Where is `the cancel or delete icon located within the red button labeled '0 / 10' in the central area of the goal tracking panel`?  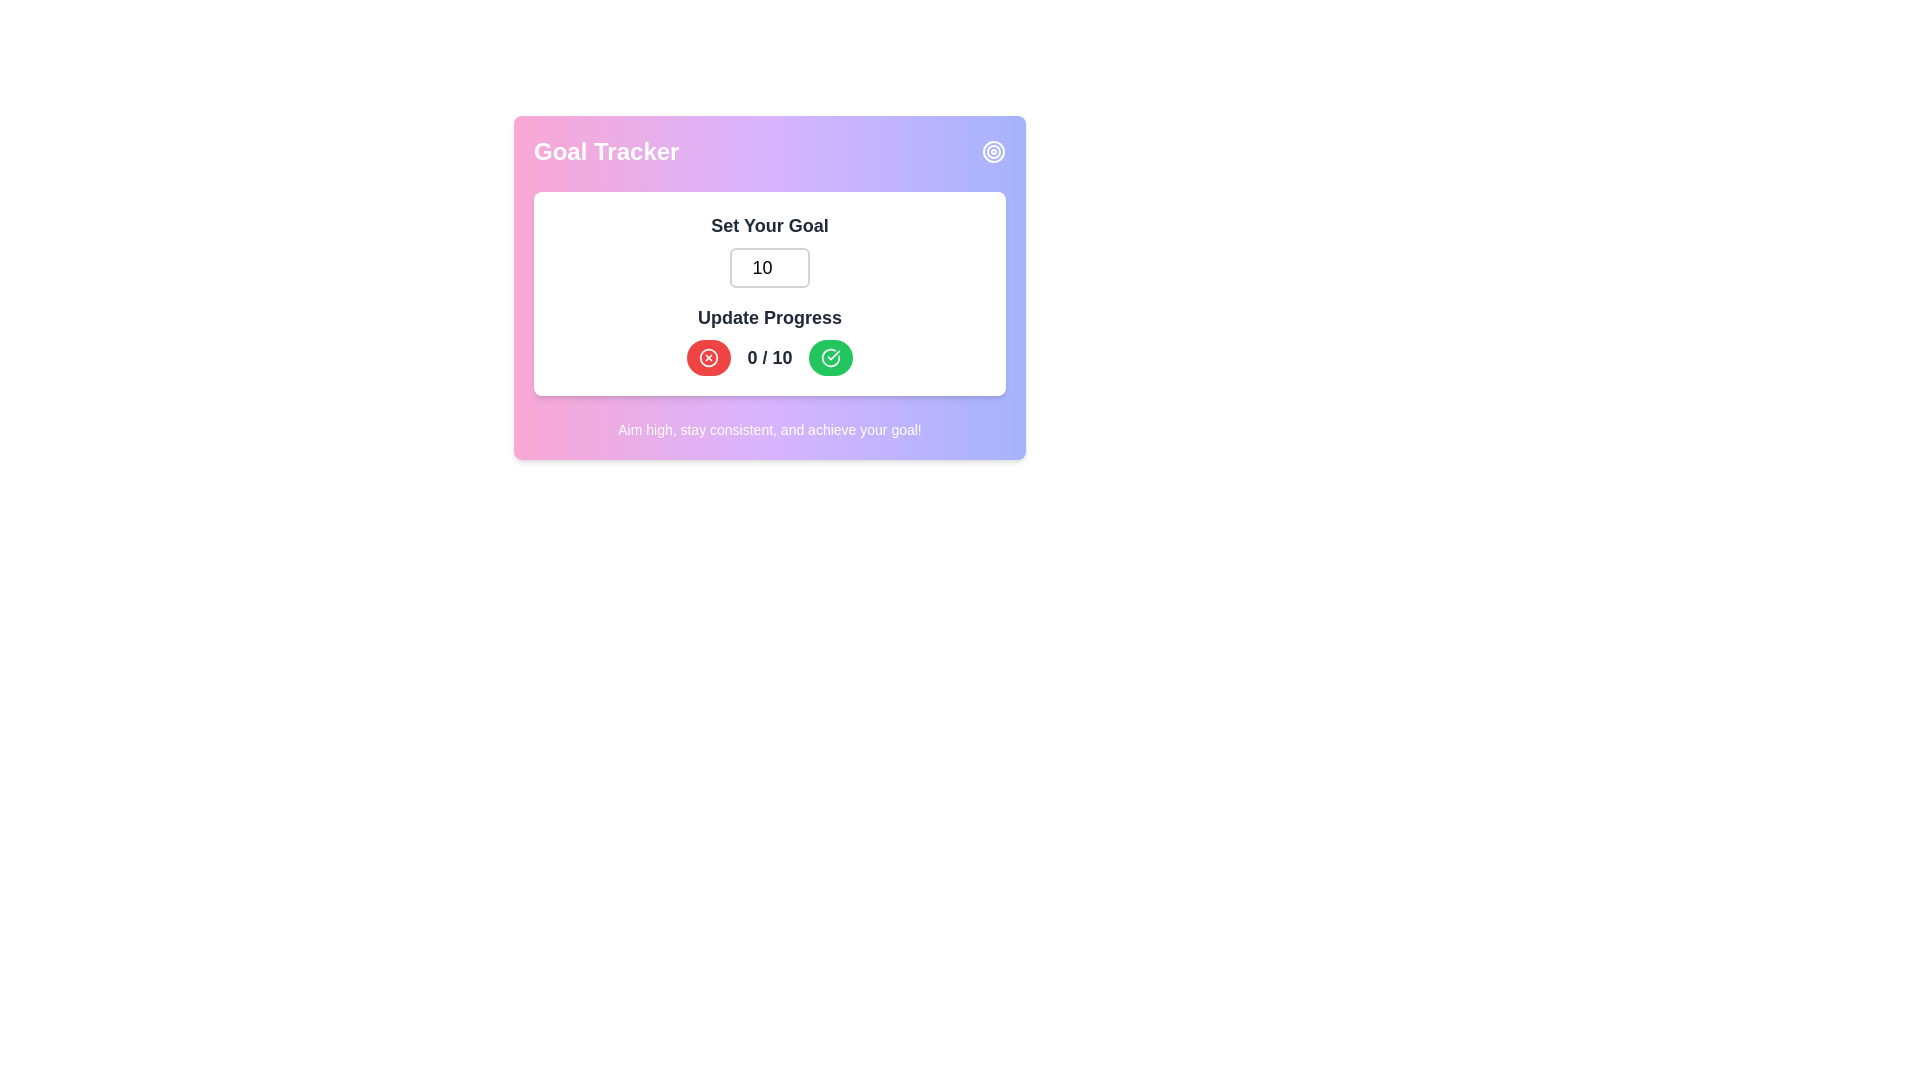 the cancel or delete icon located within the red button labeled '0 / 10' in the central area of the goal tracking panel is located at coordinates (709, 357).